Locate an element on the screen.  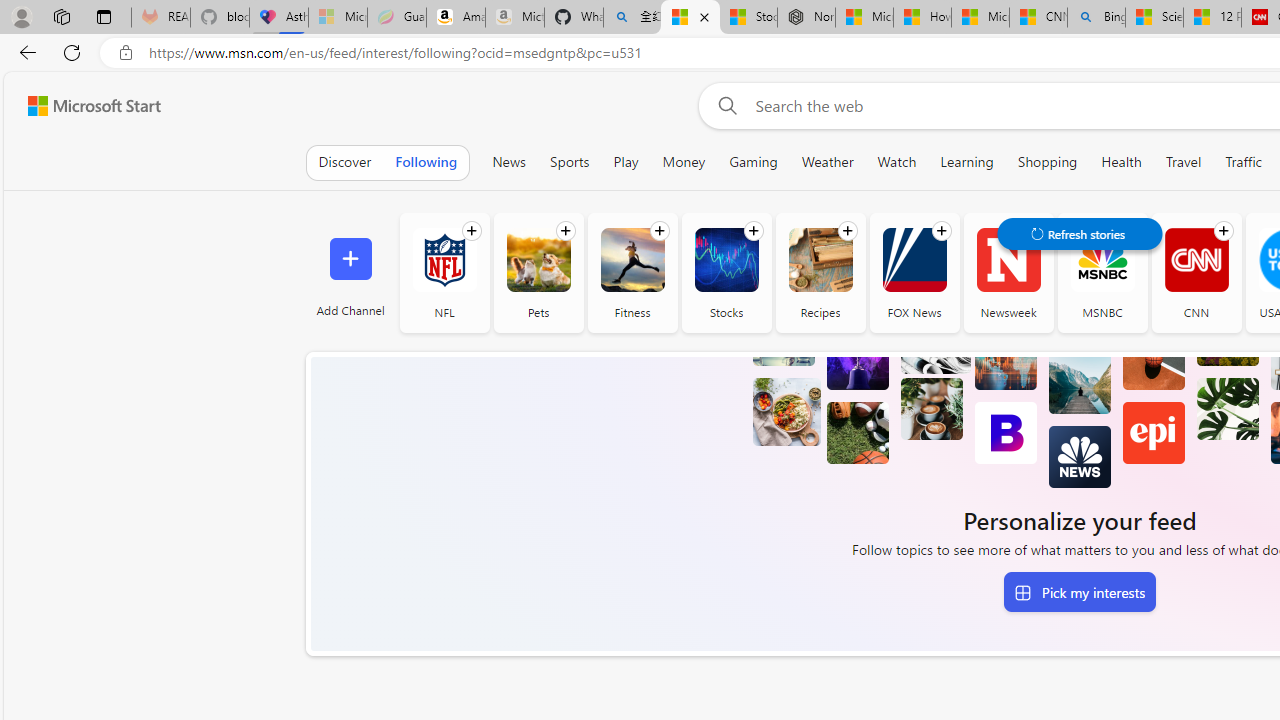
'FOX News' is located at coordinates (913, 259).